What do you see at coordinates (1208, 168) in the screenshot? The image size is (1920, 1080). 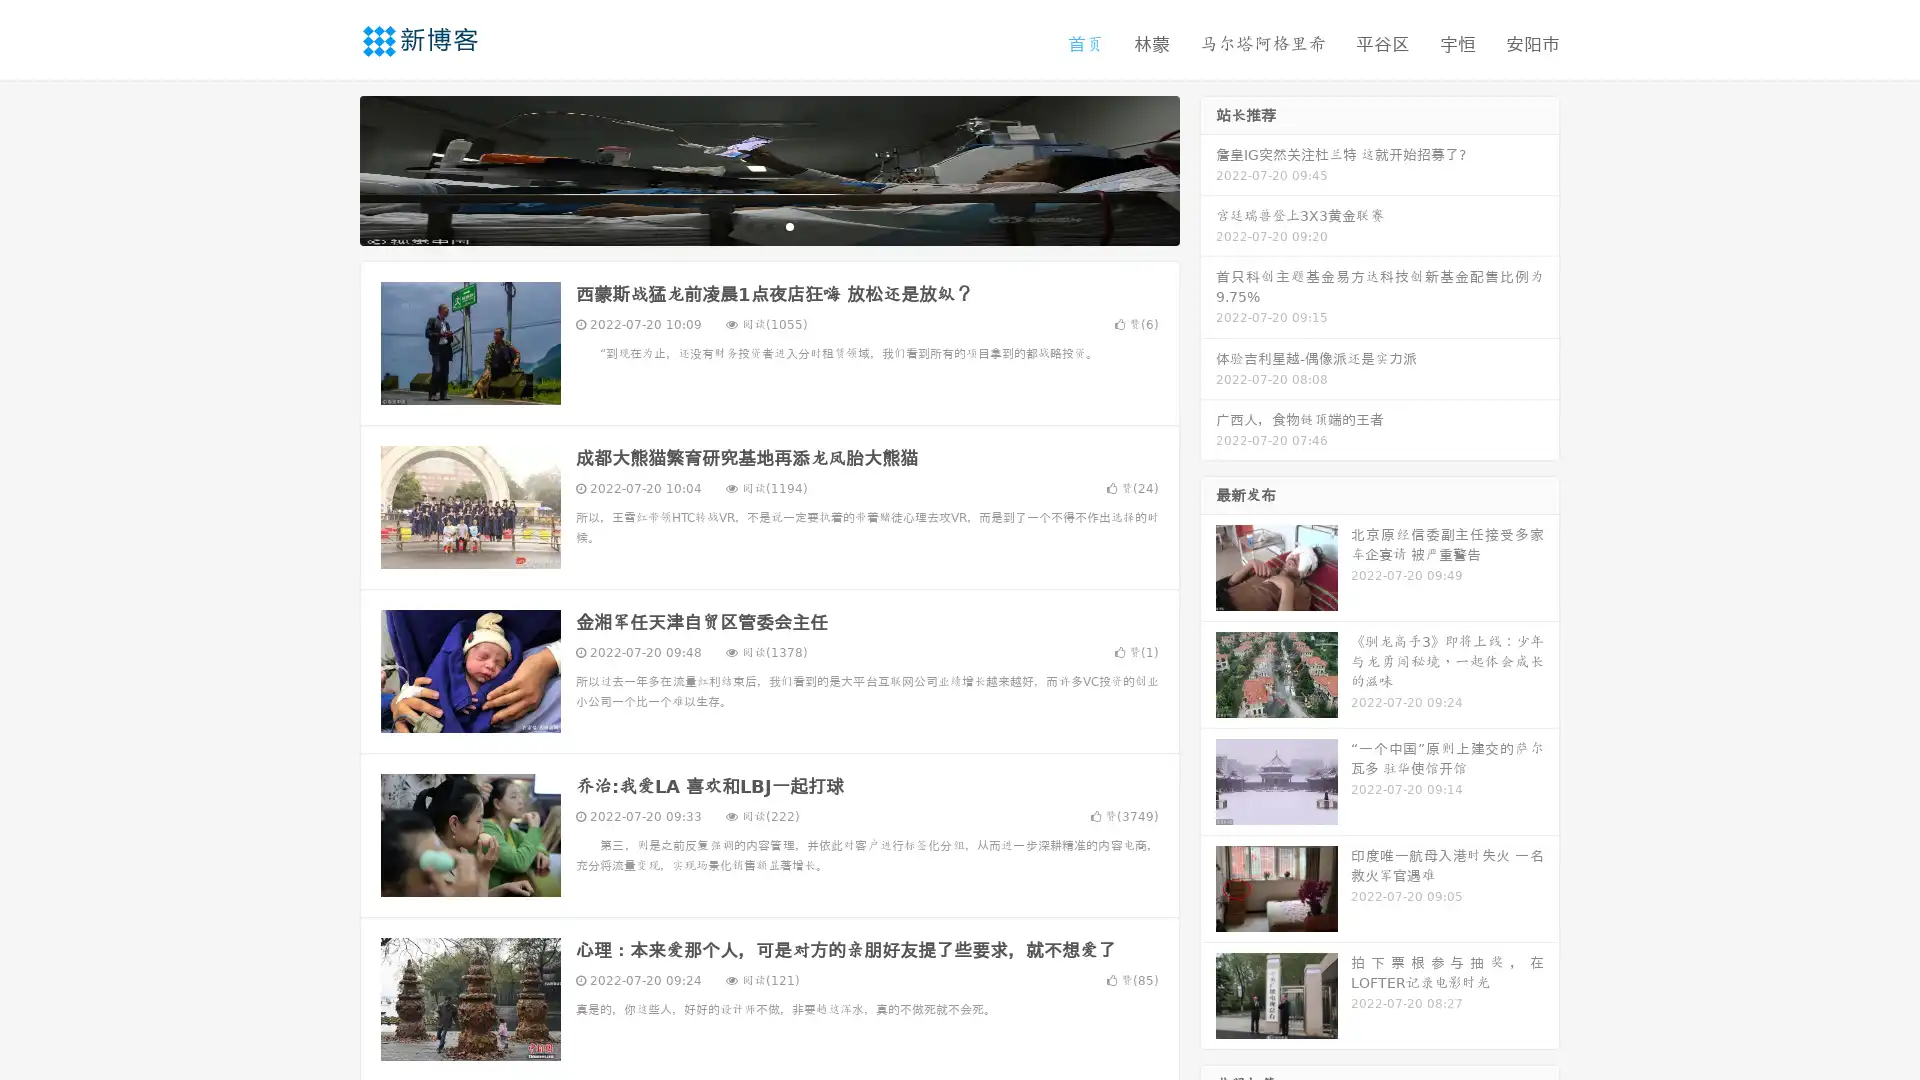 I see `Next slide` at bounding box center [1208, 168].